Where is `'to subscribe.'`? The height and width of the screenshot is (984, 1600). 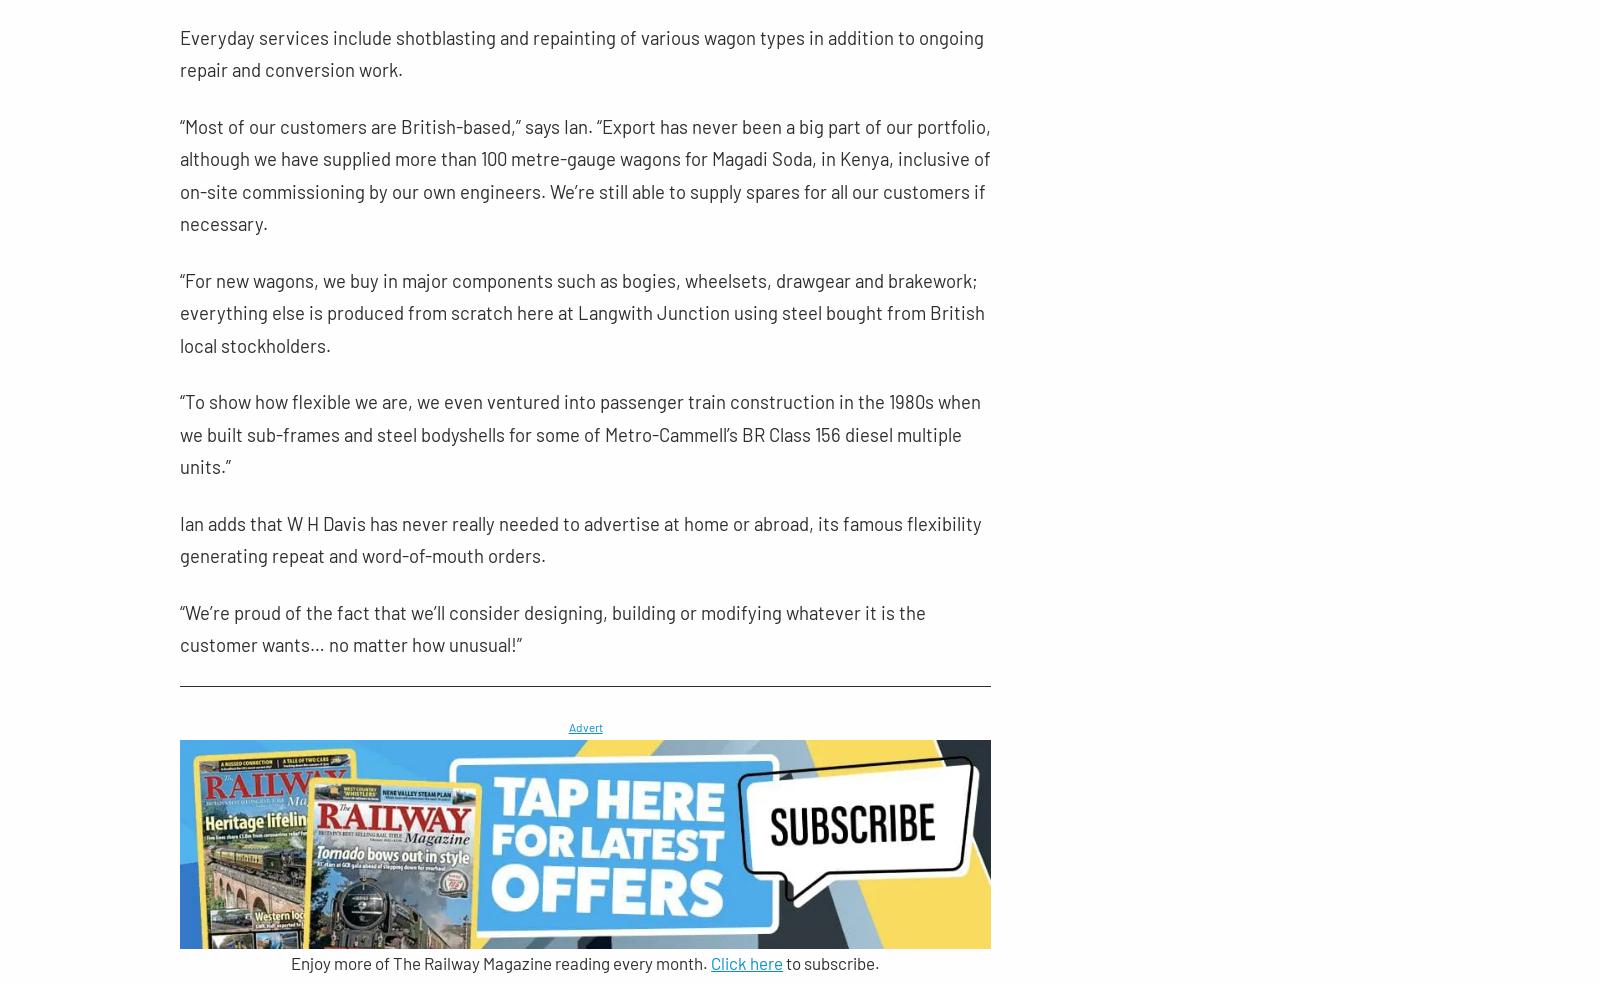
'to subscribe.' is located at coordinates (830, 963).